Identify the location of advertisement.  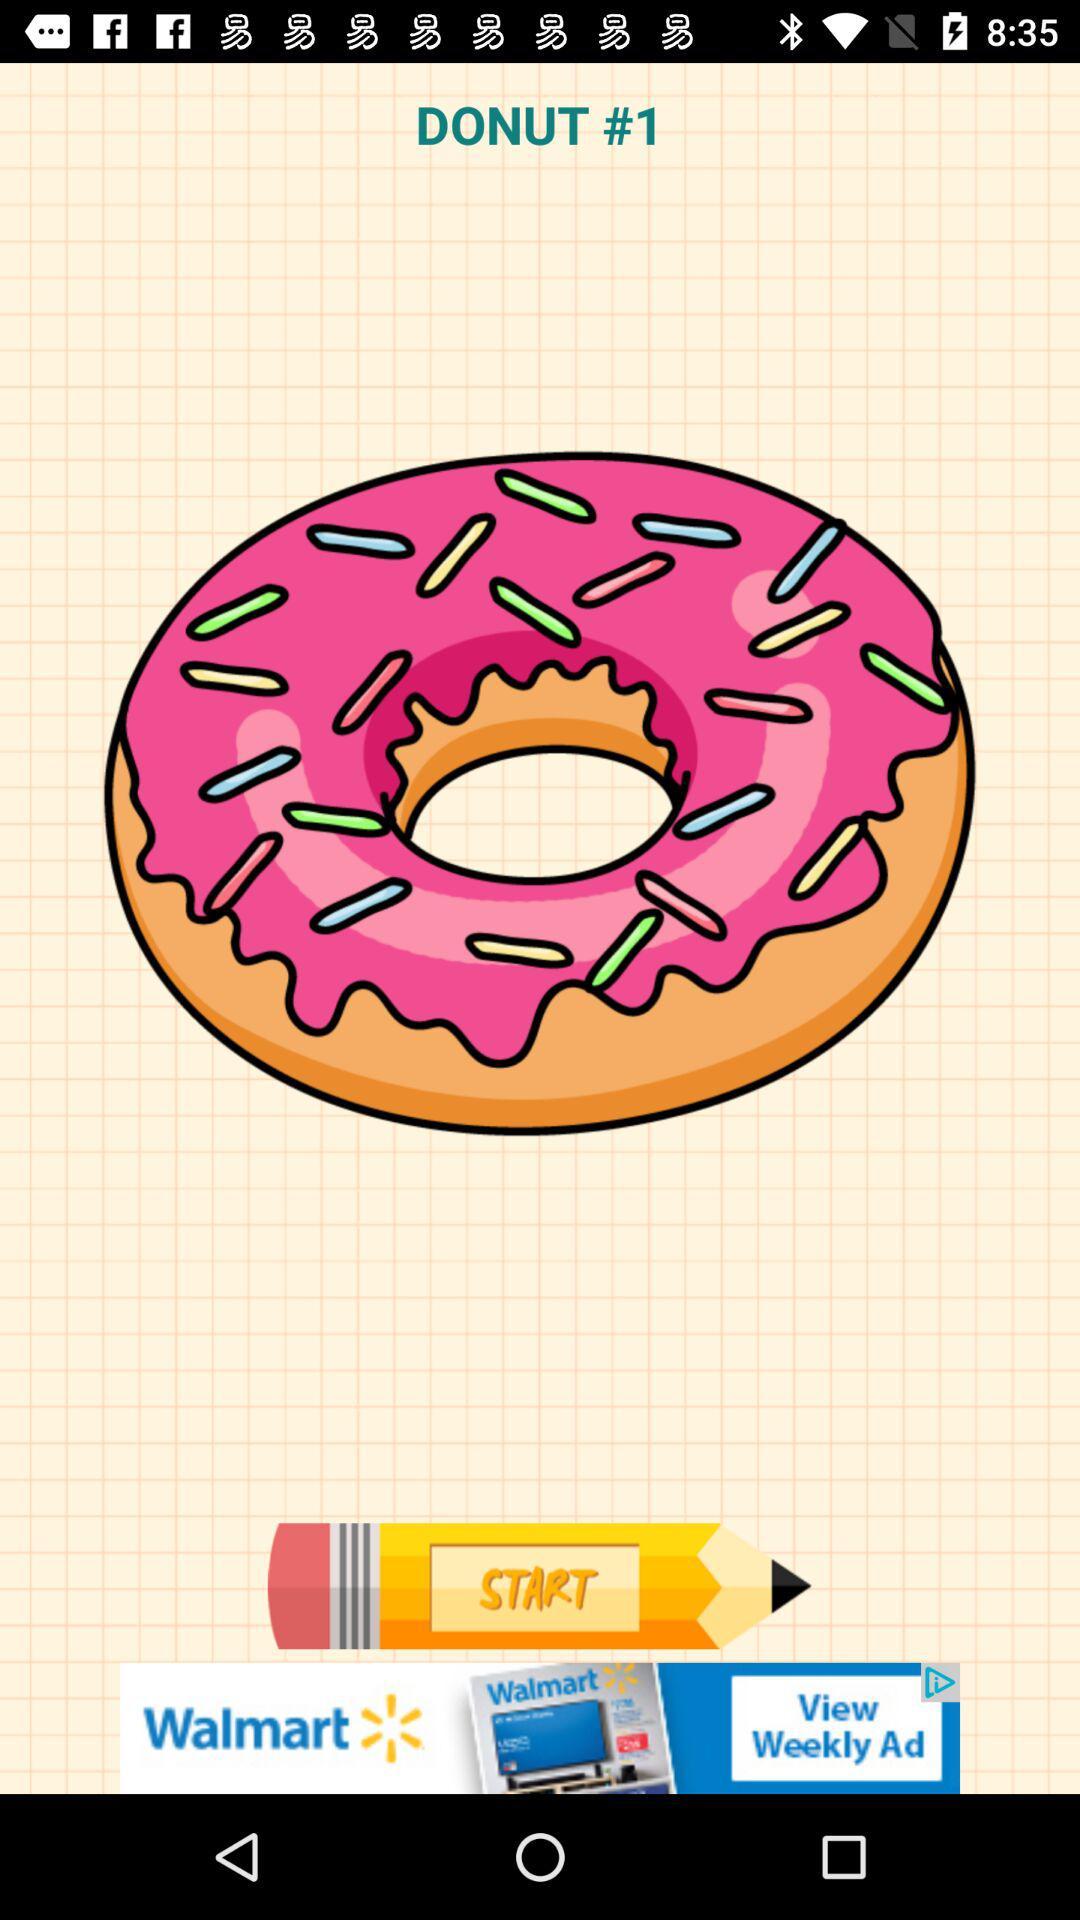
(540, 1727).